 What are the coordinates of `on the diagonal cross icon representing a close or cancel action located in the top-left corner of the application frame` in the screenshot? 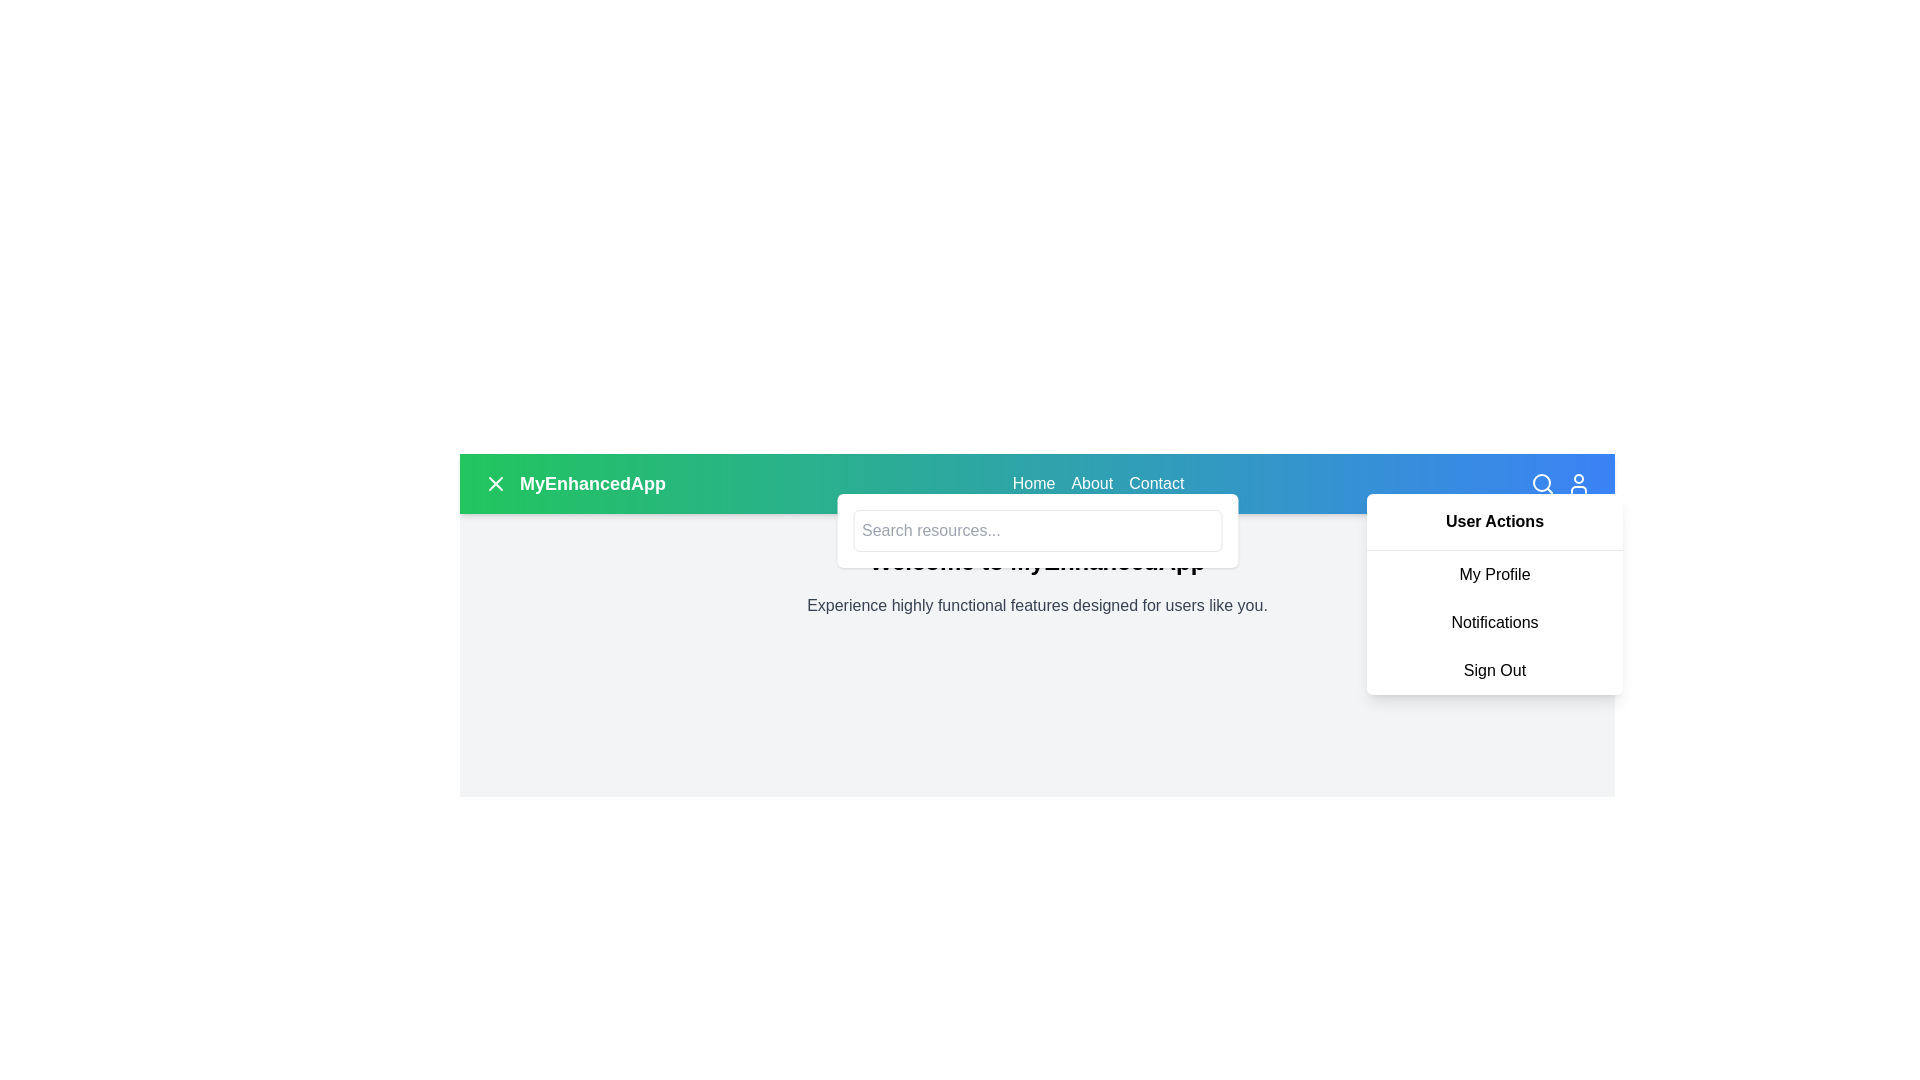 It's located at (495, 483).